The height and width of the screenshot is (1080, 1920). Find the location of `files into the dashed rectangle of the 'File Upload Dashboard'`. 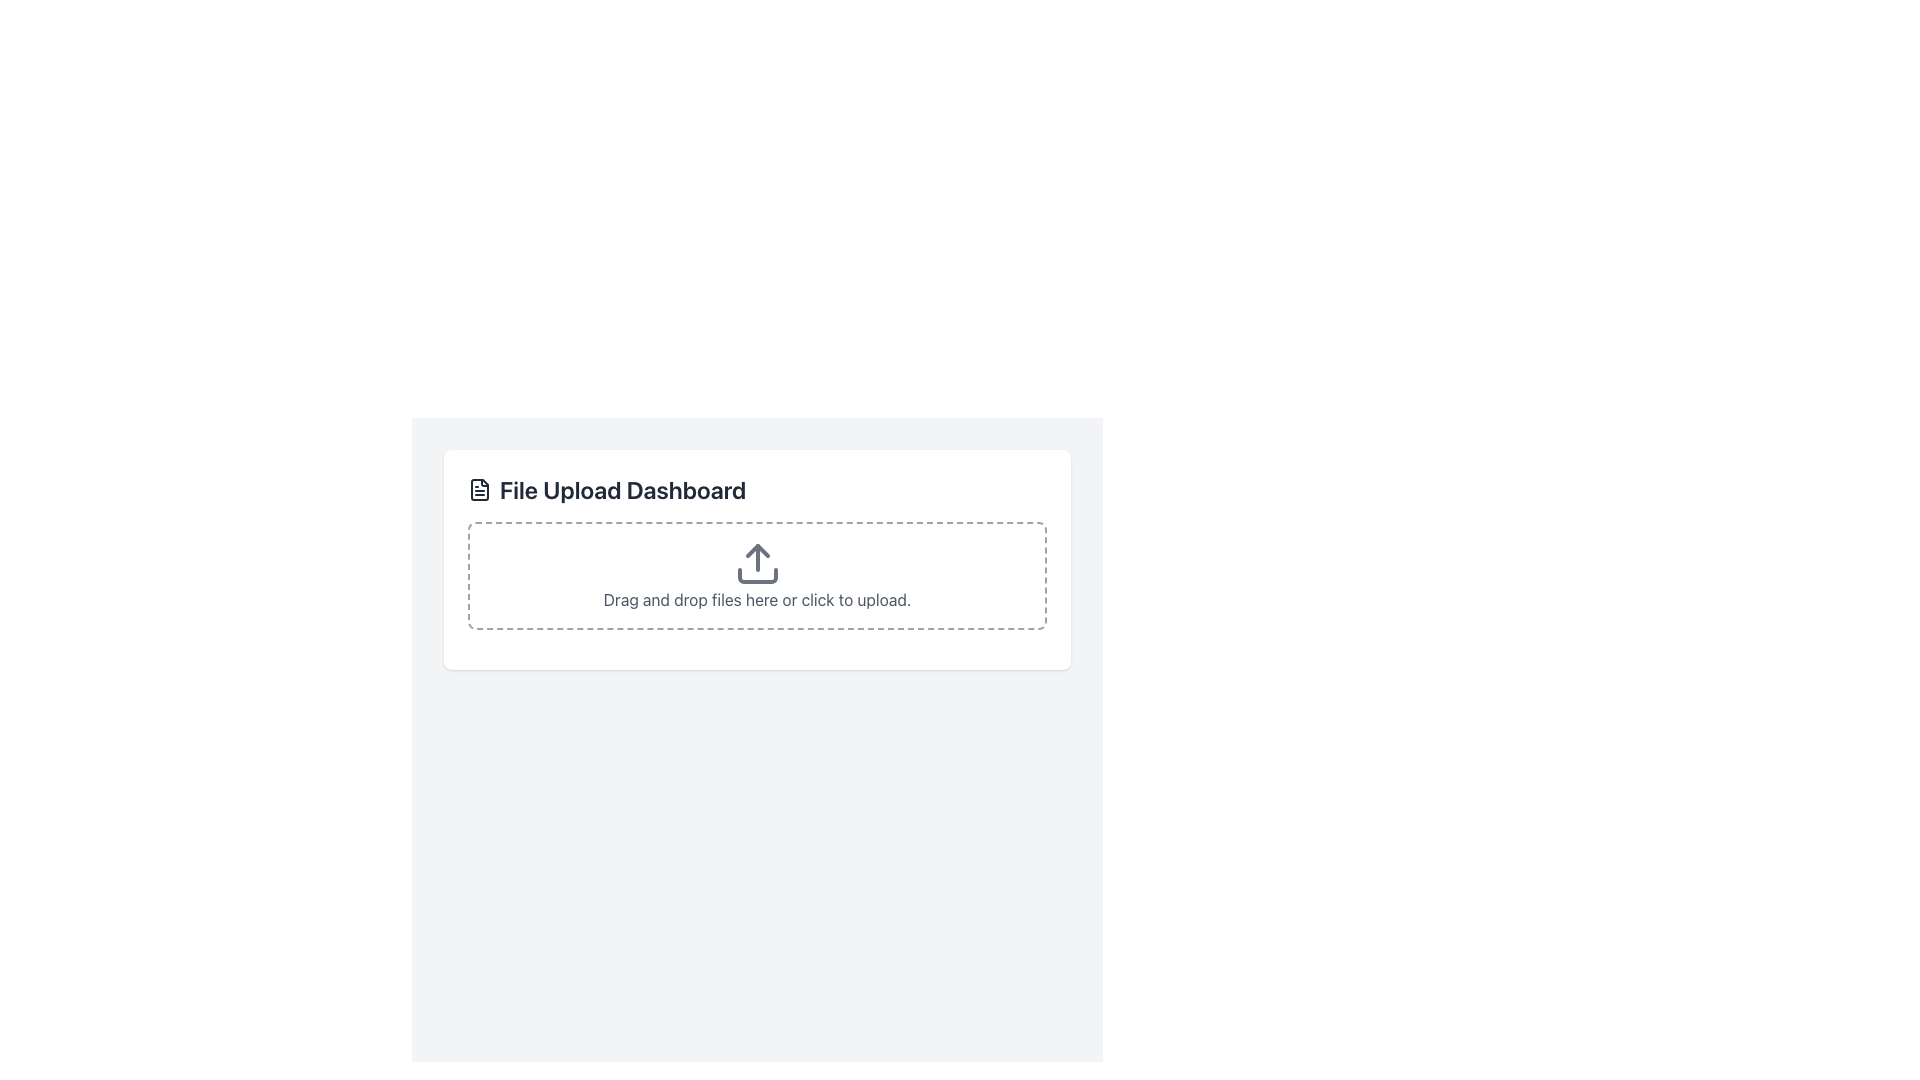

files into the dashed rectangle of the 'File Upload Dashboard' is located at coordinates (756, 559).